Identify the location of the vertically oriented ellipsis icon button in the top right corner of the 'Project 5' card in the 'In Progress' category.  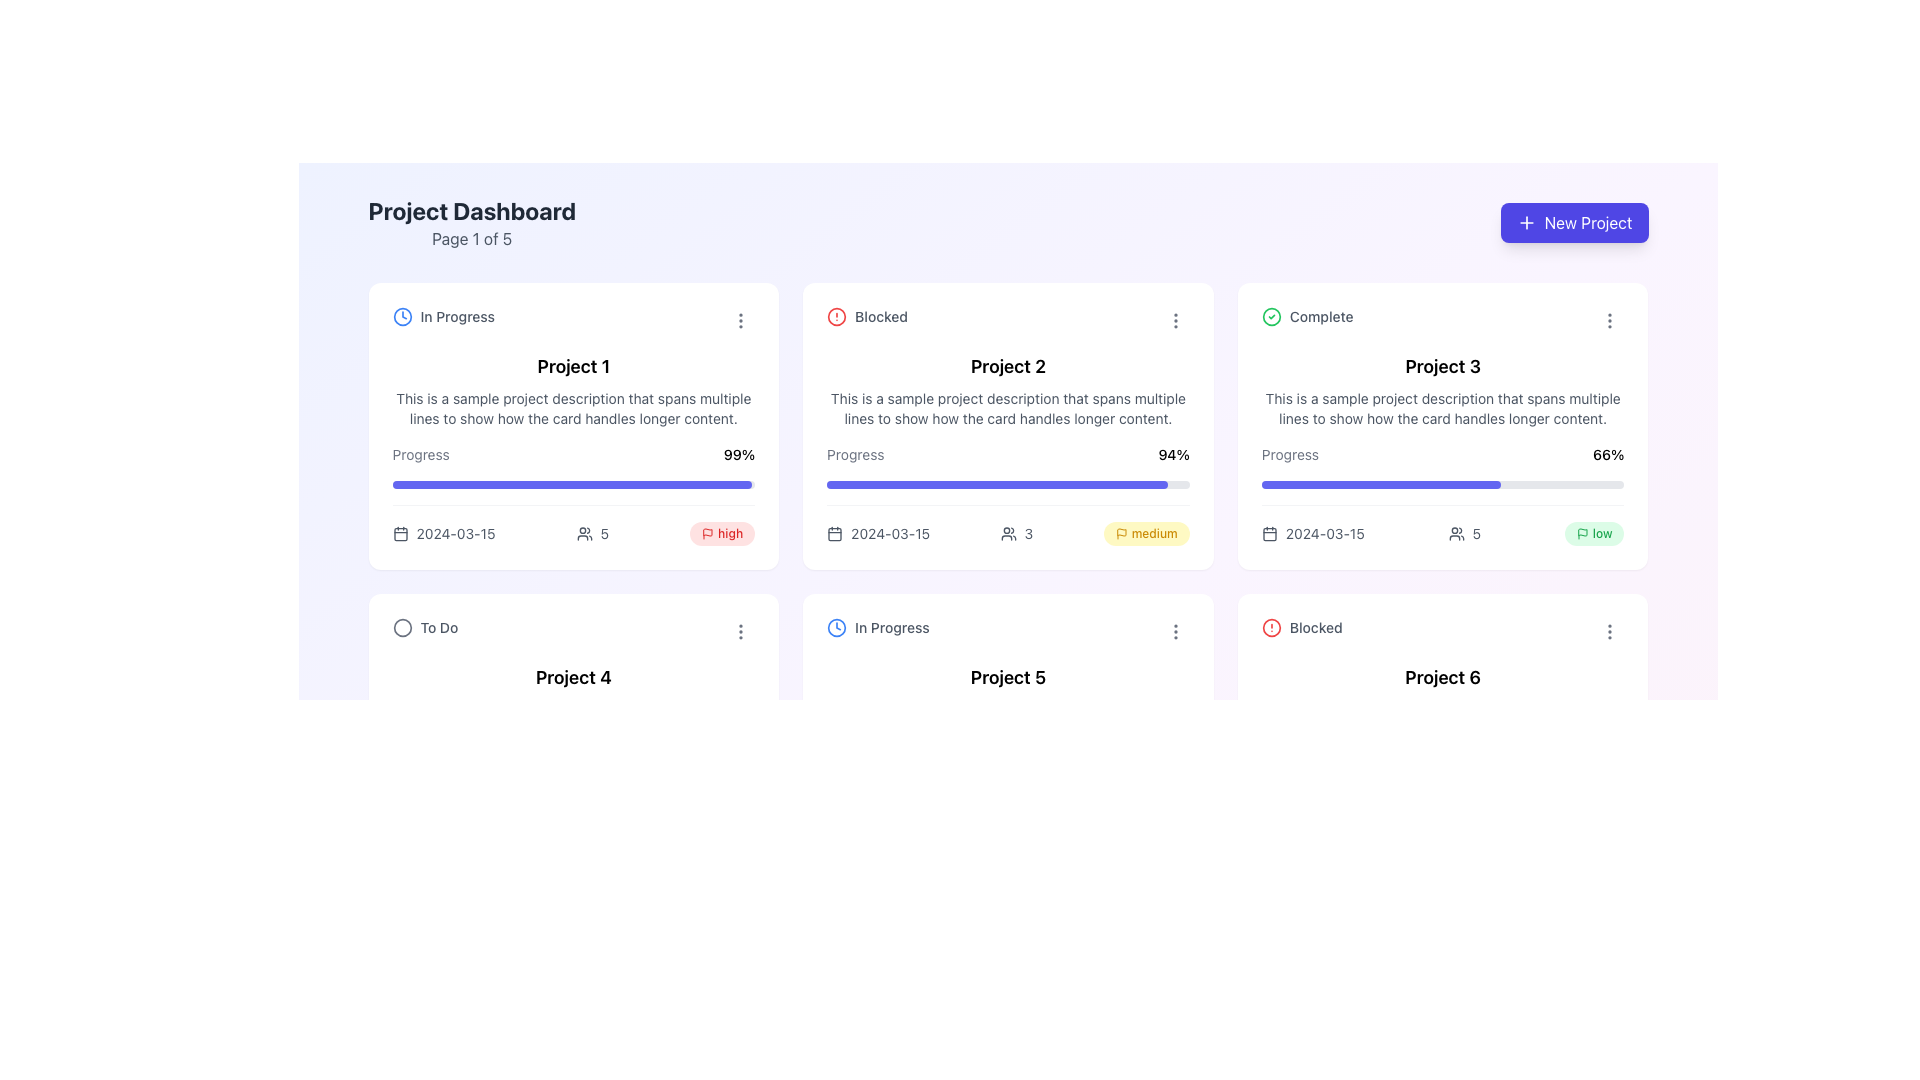
(1175, 632).